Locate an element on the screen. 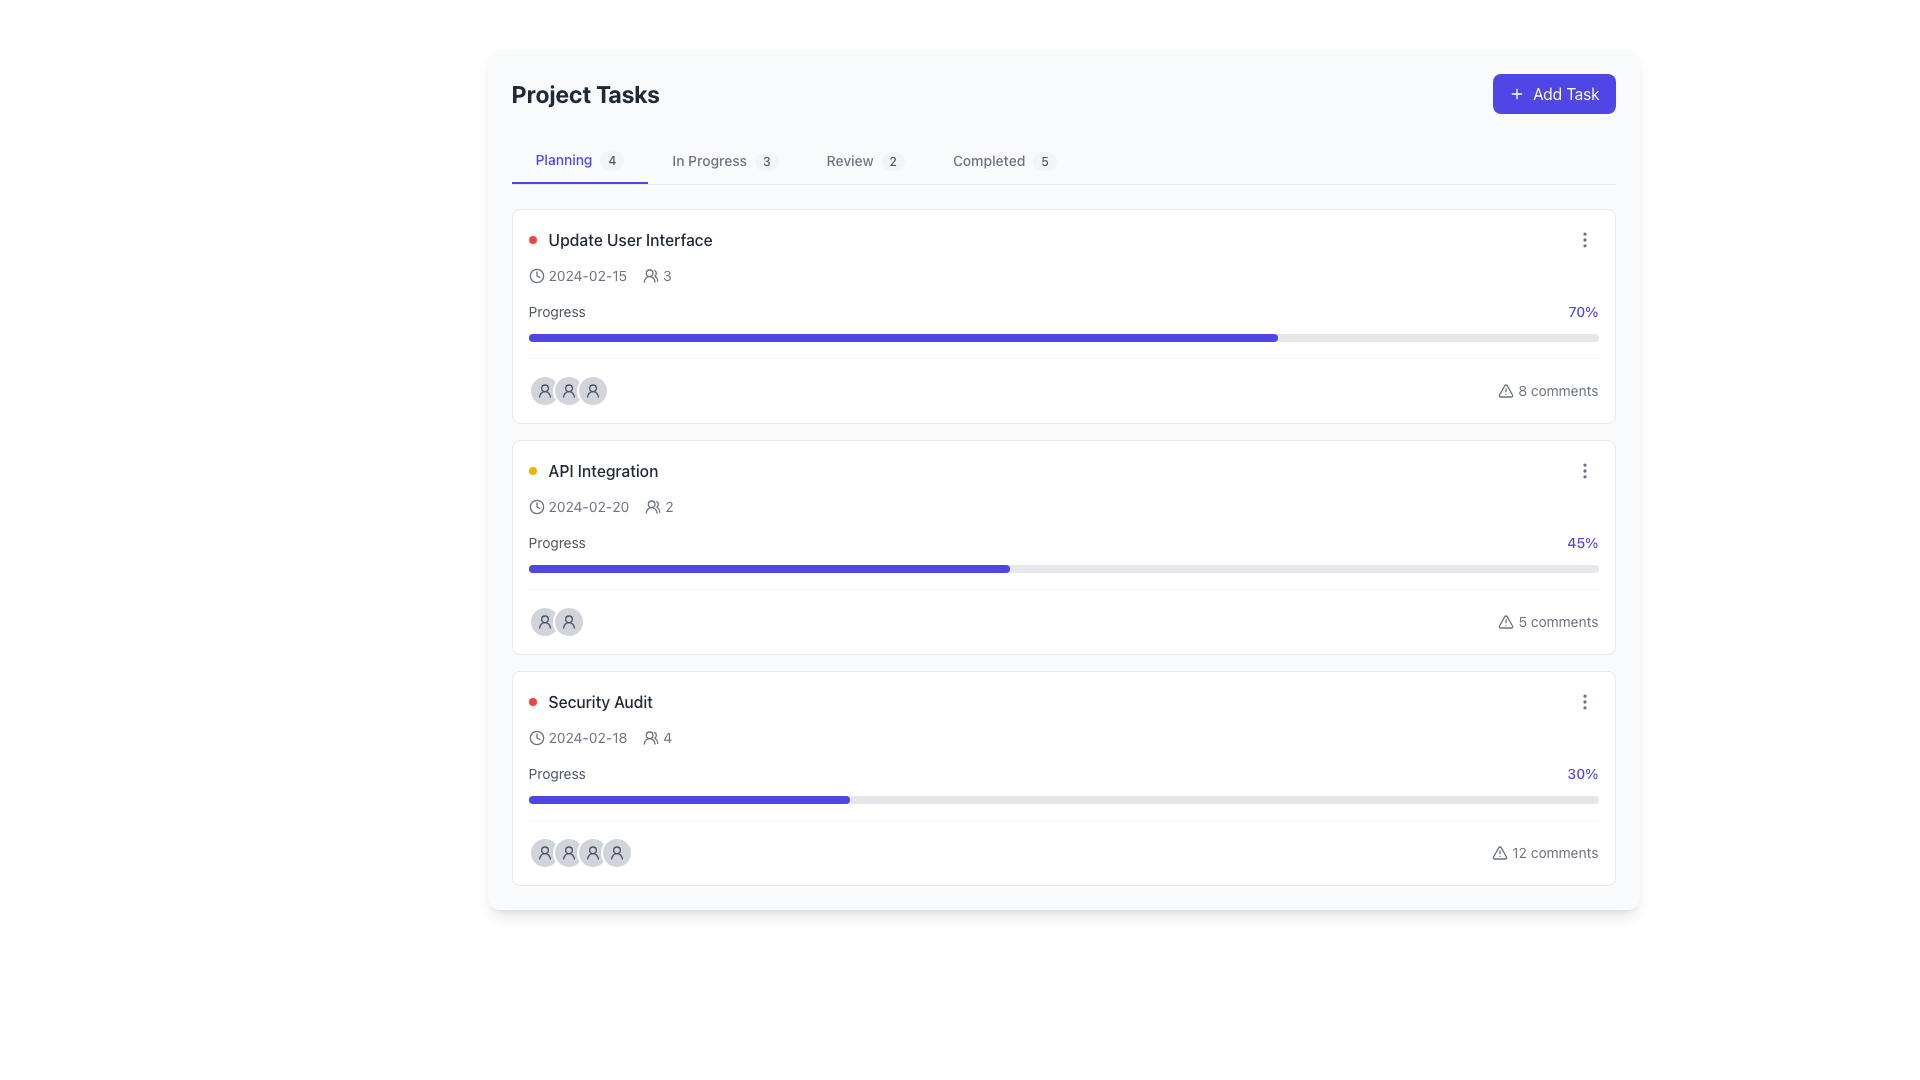 This screenshot has height=1080, width=1920. the horizontal progress bar that is filled to 70% in dark blue, located in the 'Progress' section of the 'Update User Interface' task box in the 'Planning' category is located at coordinates (901, 337).